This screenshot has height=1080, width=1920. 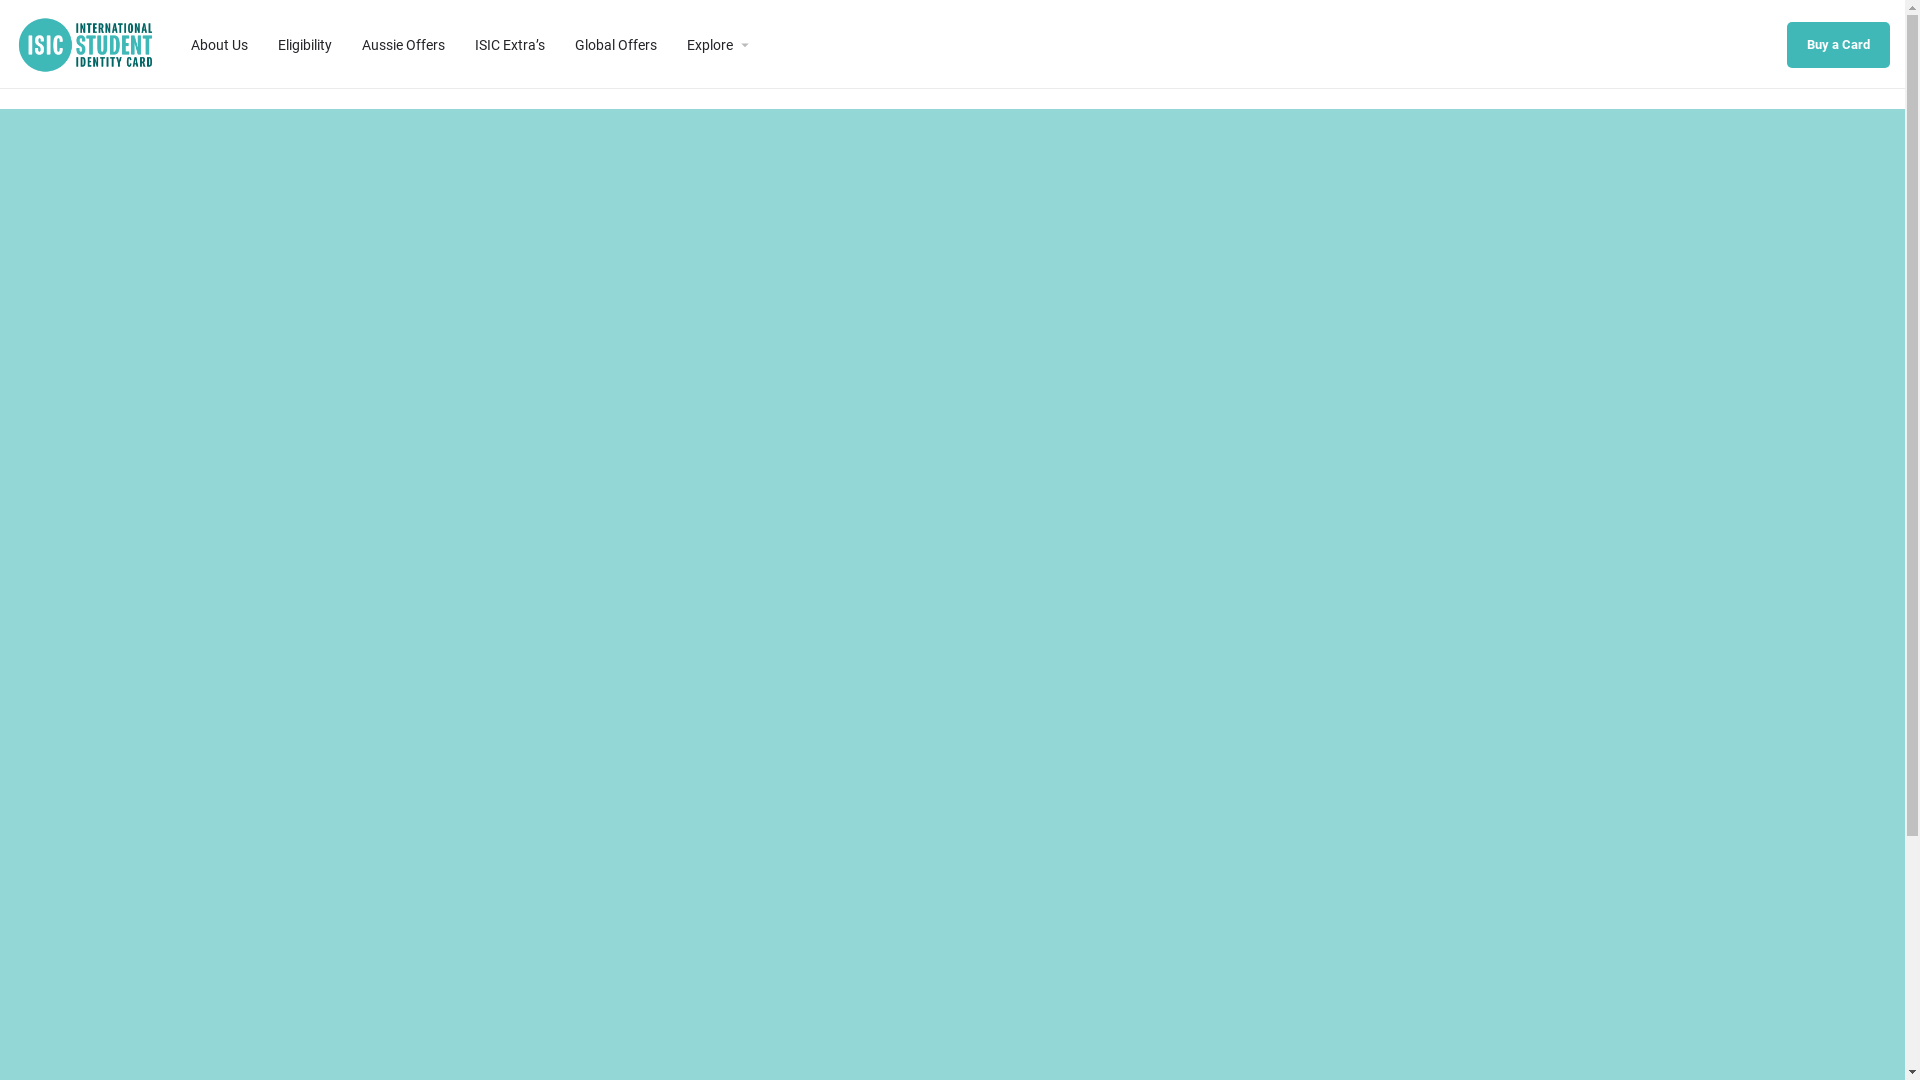 I want to click on 'Explore', so click(x=710, y=43).